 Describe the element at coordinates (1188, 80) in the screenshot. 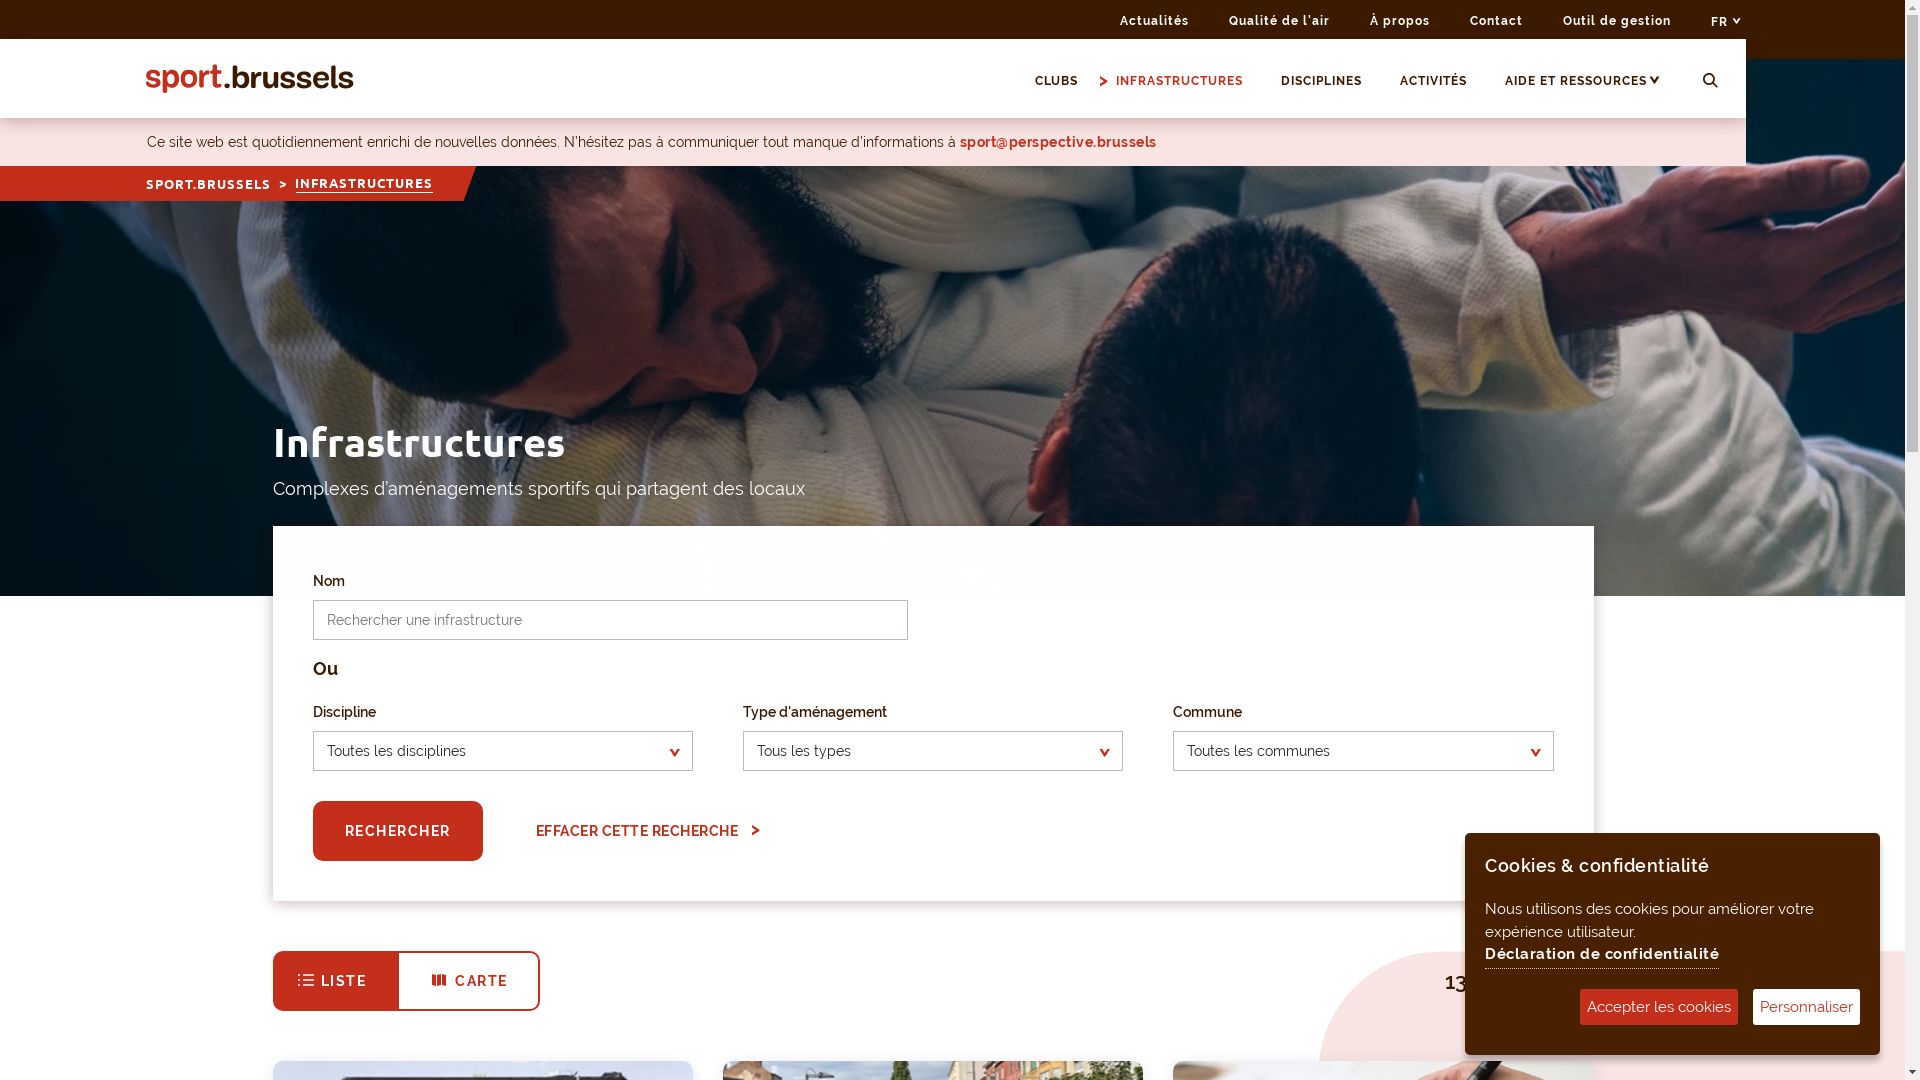

I see `'INFRASTRUCTURES'` at that location.